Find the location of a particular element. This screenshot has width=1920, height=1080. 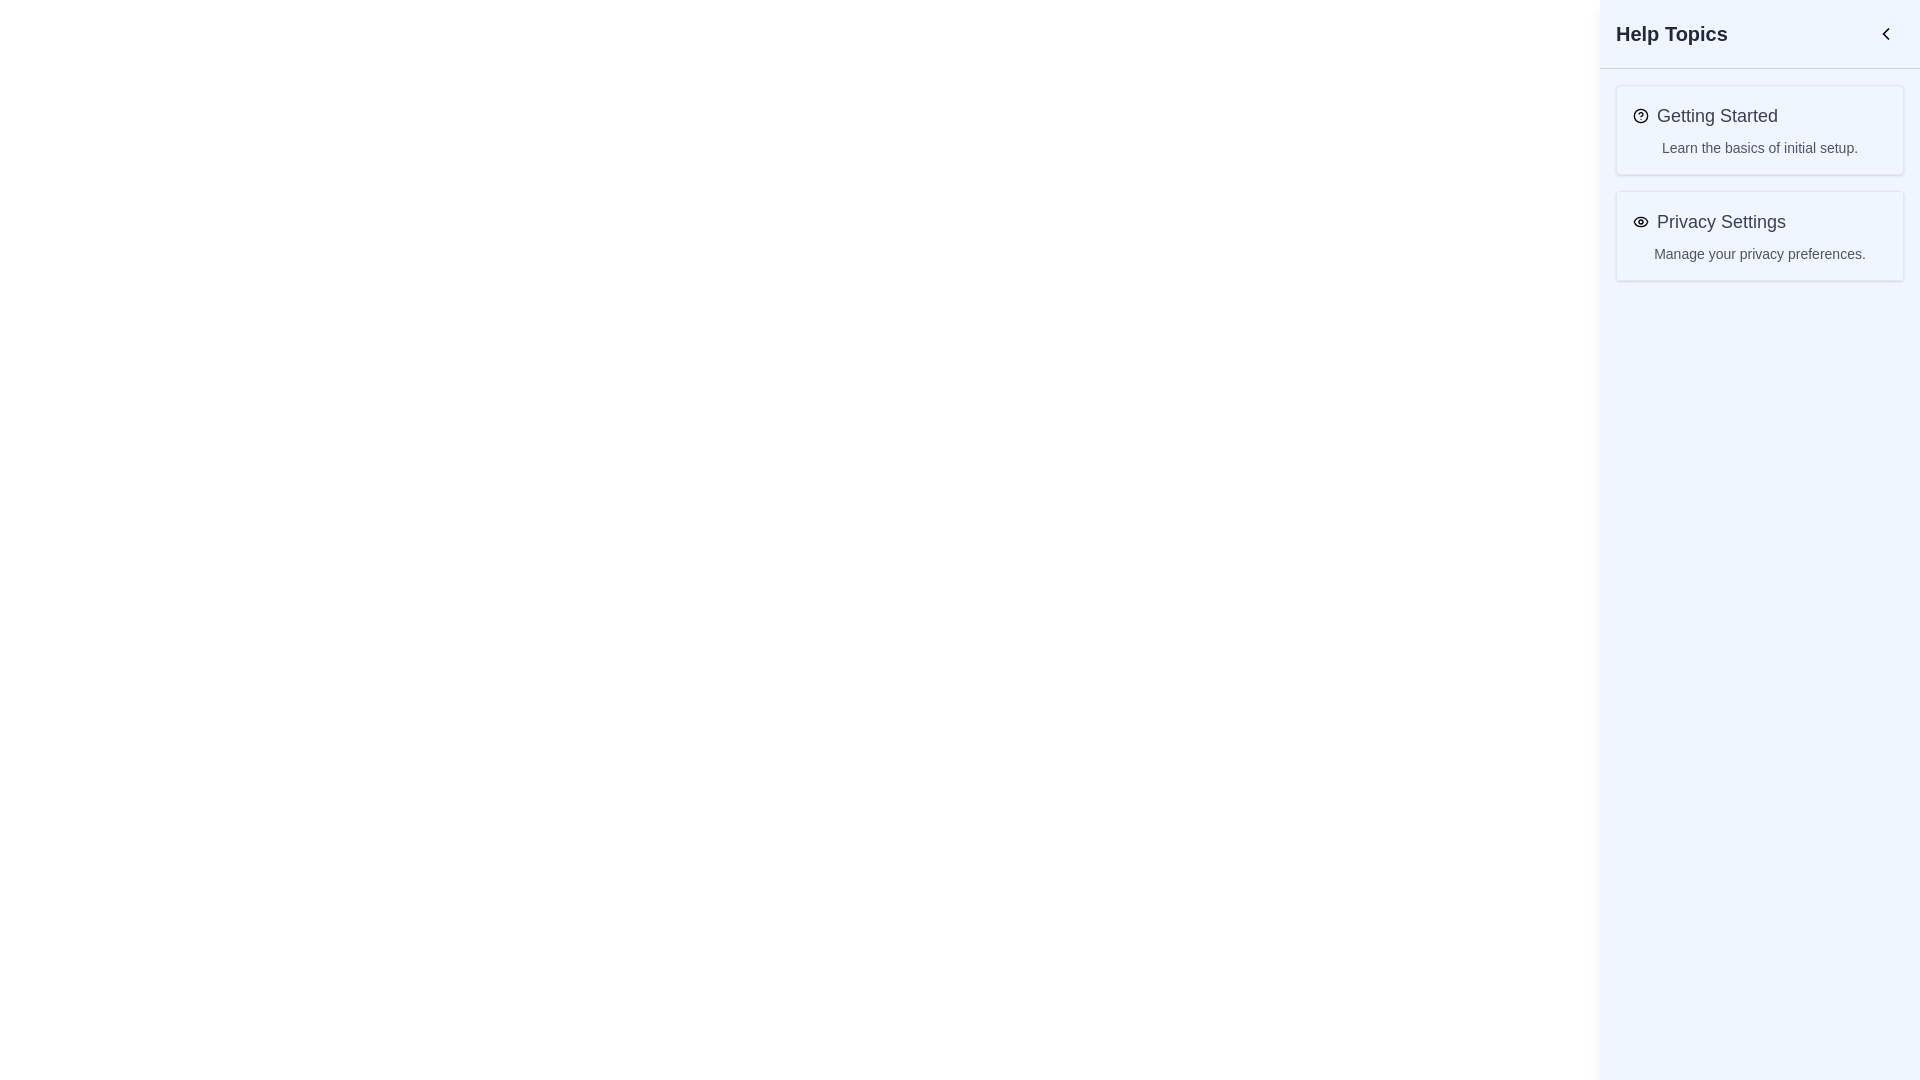

the Card-like button in the 'Help Topics' sidebar is located at coordinates (1760, 234).